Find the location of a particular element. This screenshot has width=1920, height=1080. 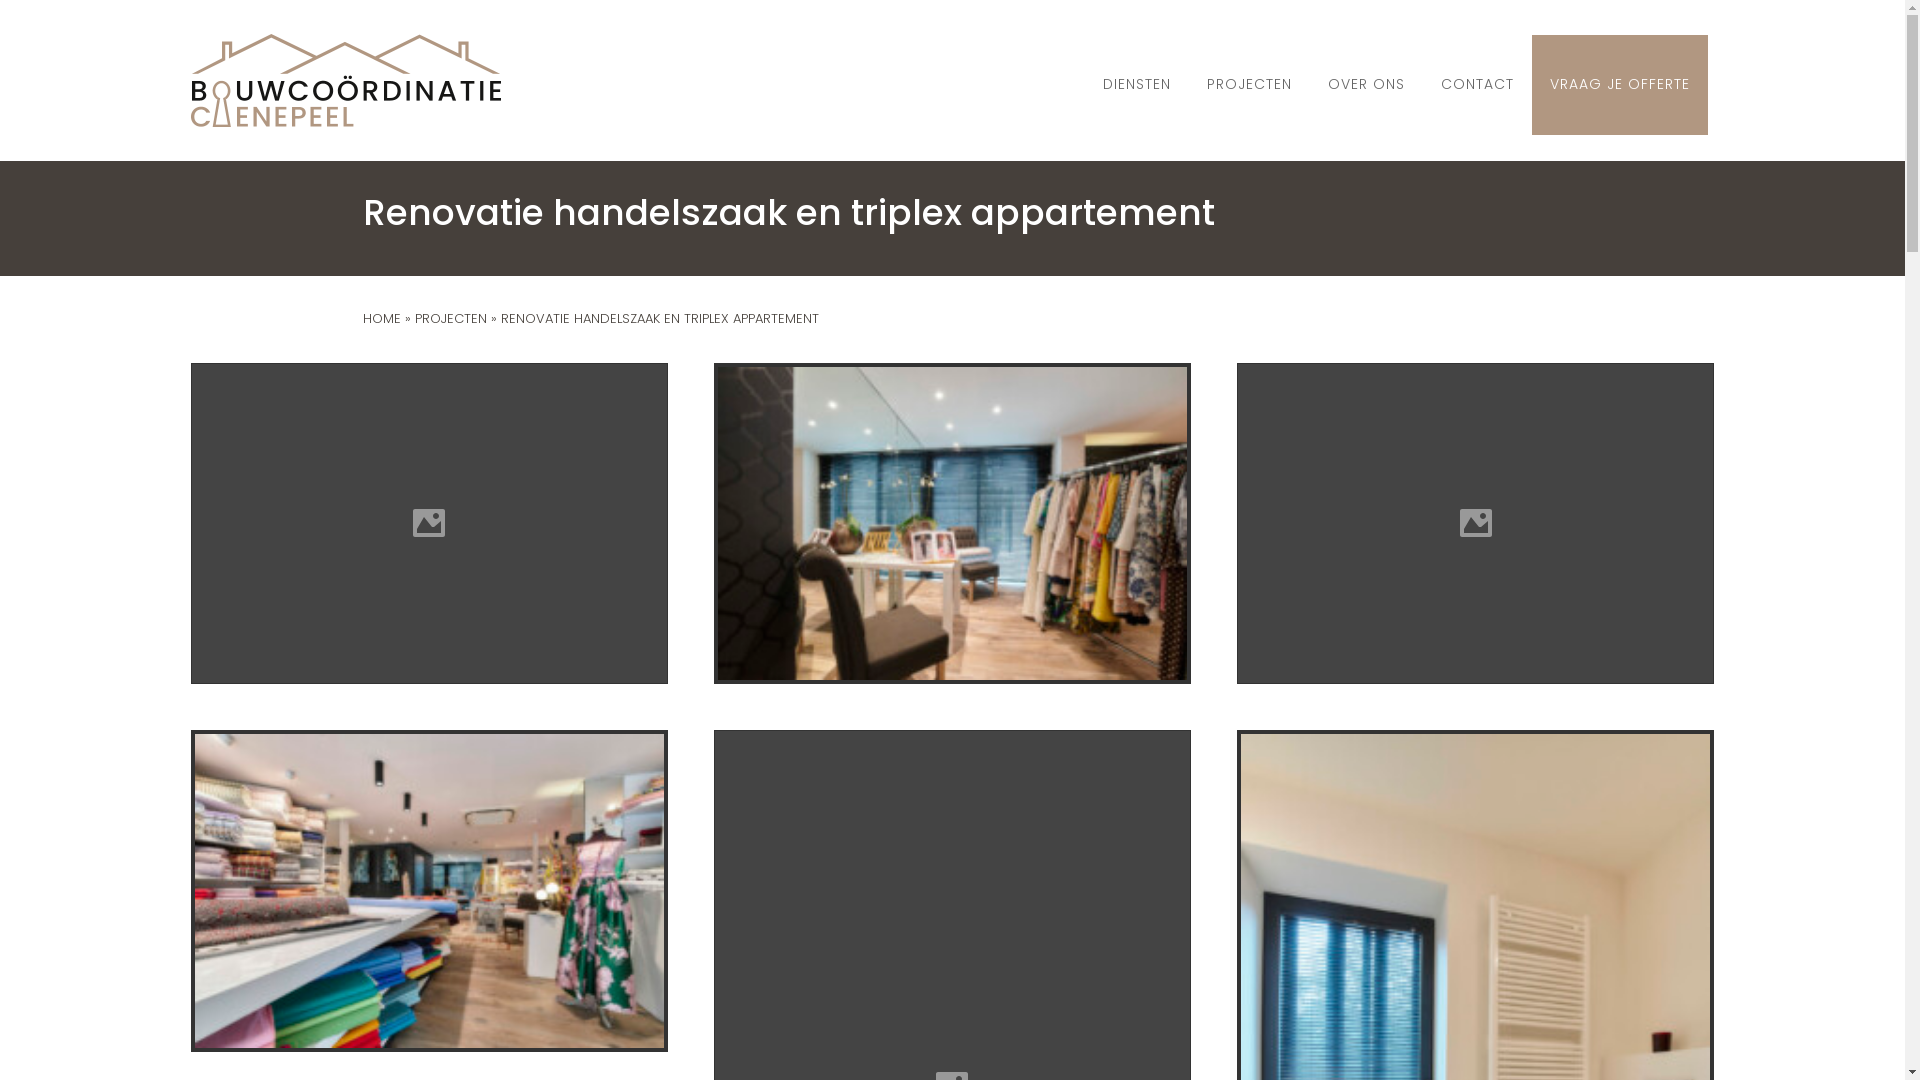

'HOME' is located at coordinates (380, 317).